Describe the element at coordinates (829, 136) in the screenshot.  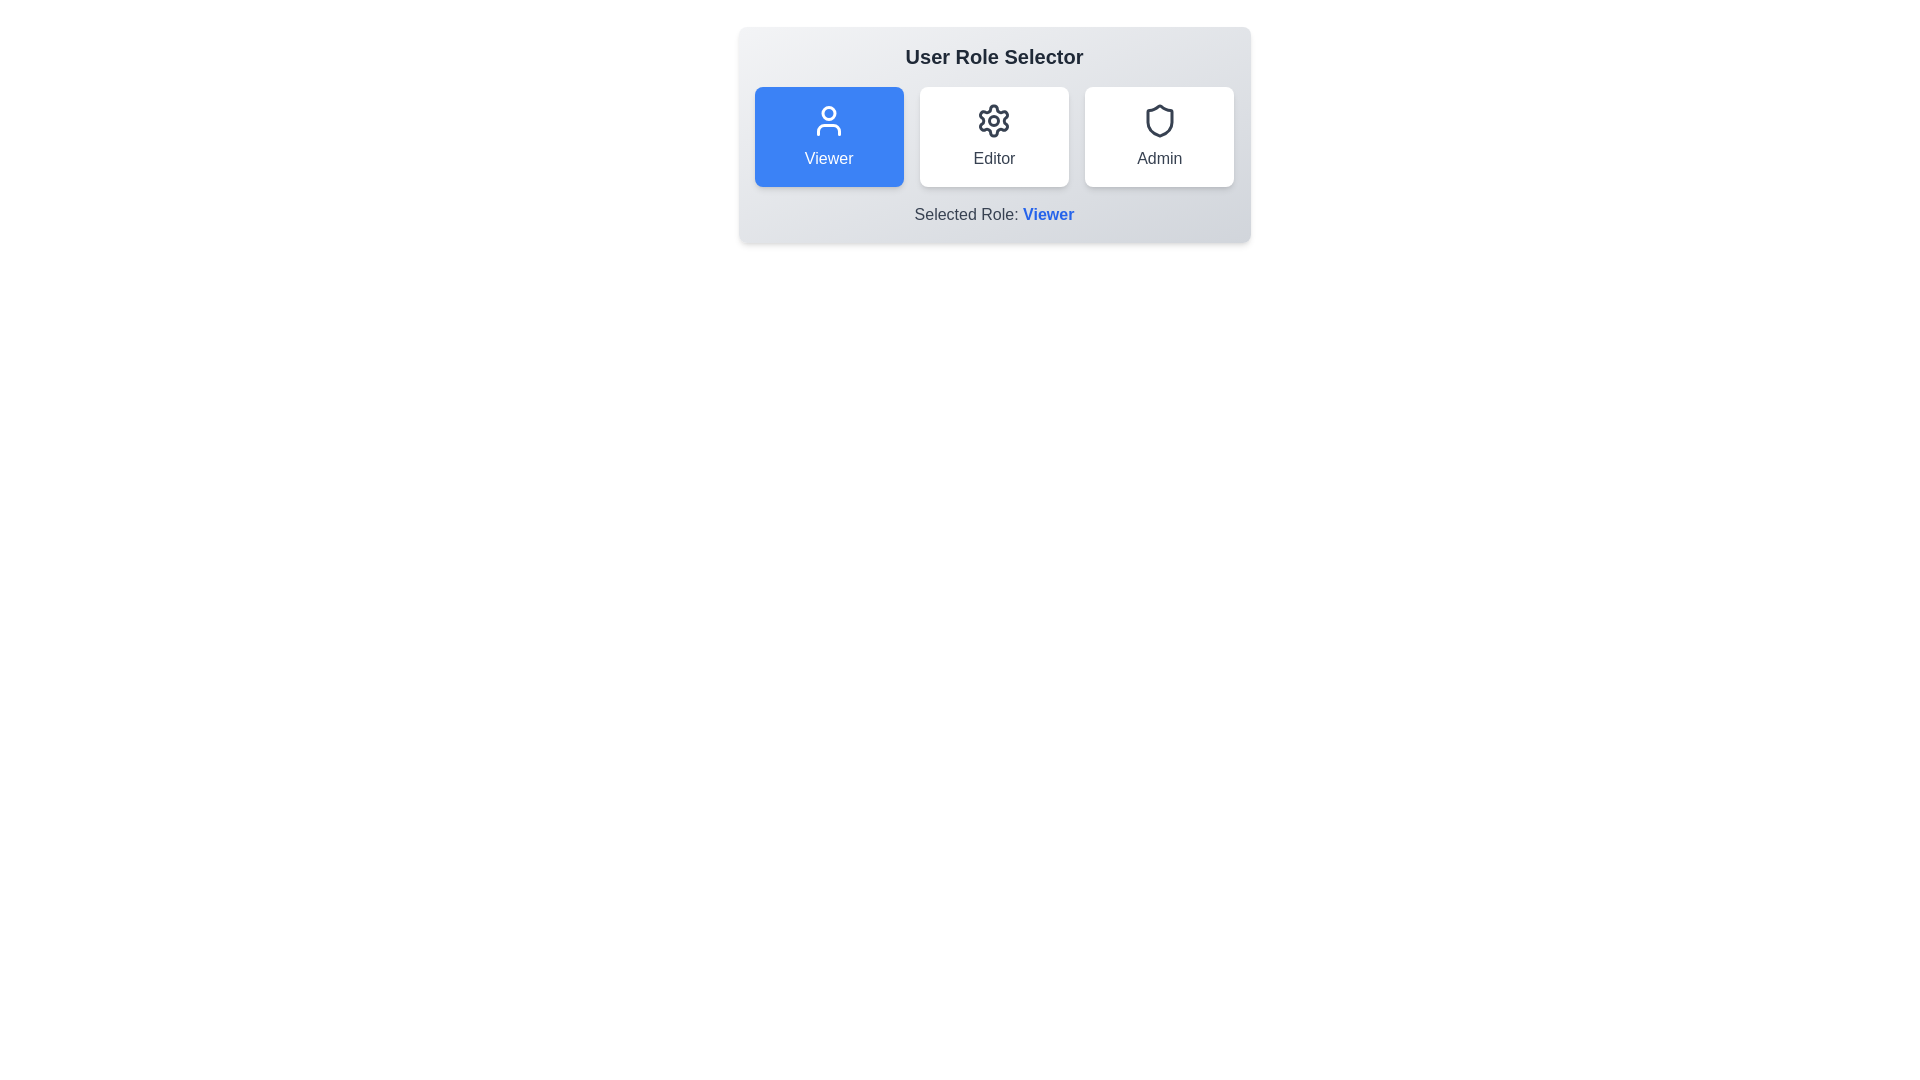
I see `the Viewer button to select the corresponding role` at that location.